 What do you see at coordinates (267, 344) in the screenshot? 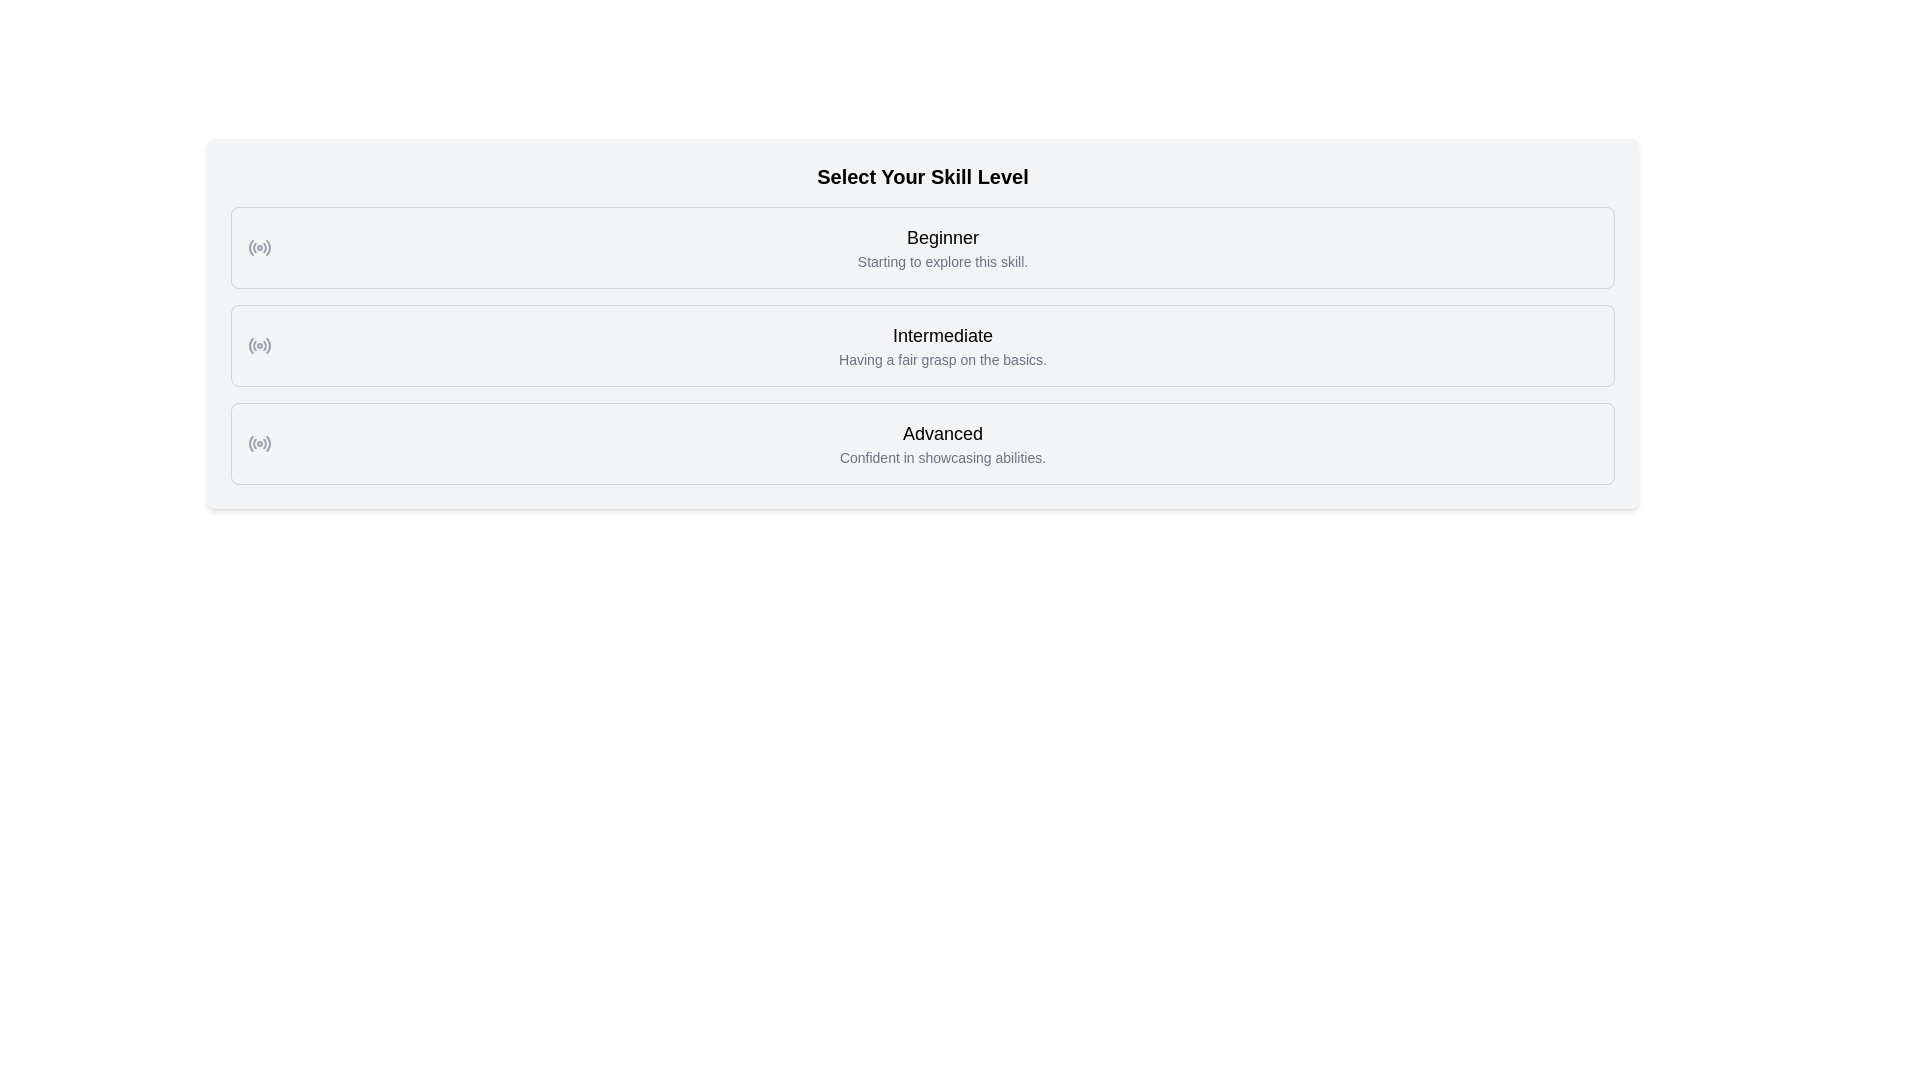
I see `the fifth arc of the SVG graphical element that is part of a radio or signal-like icon, located on the rightmost side of a set of concentric arcs` at bounding box center [267, 344].